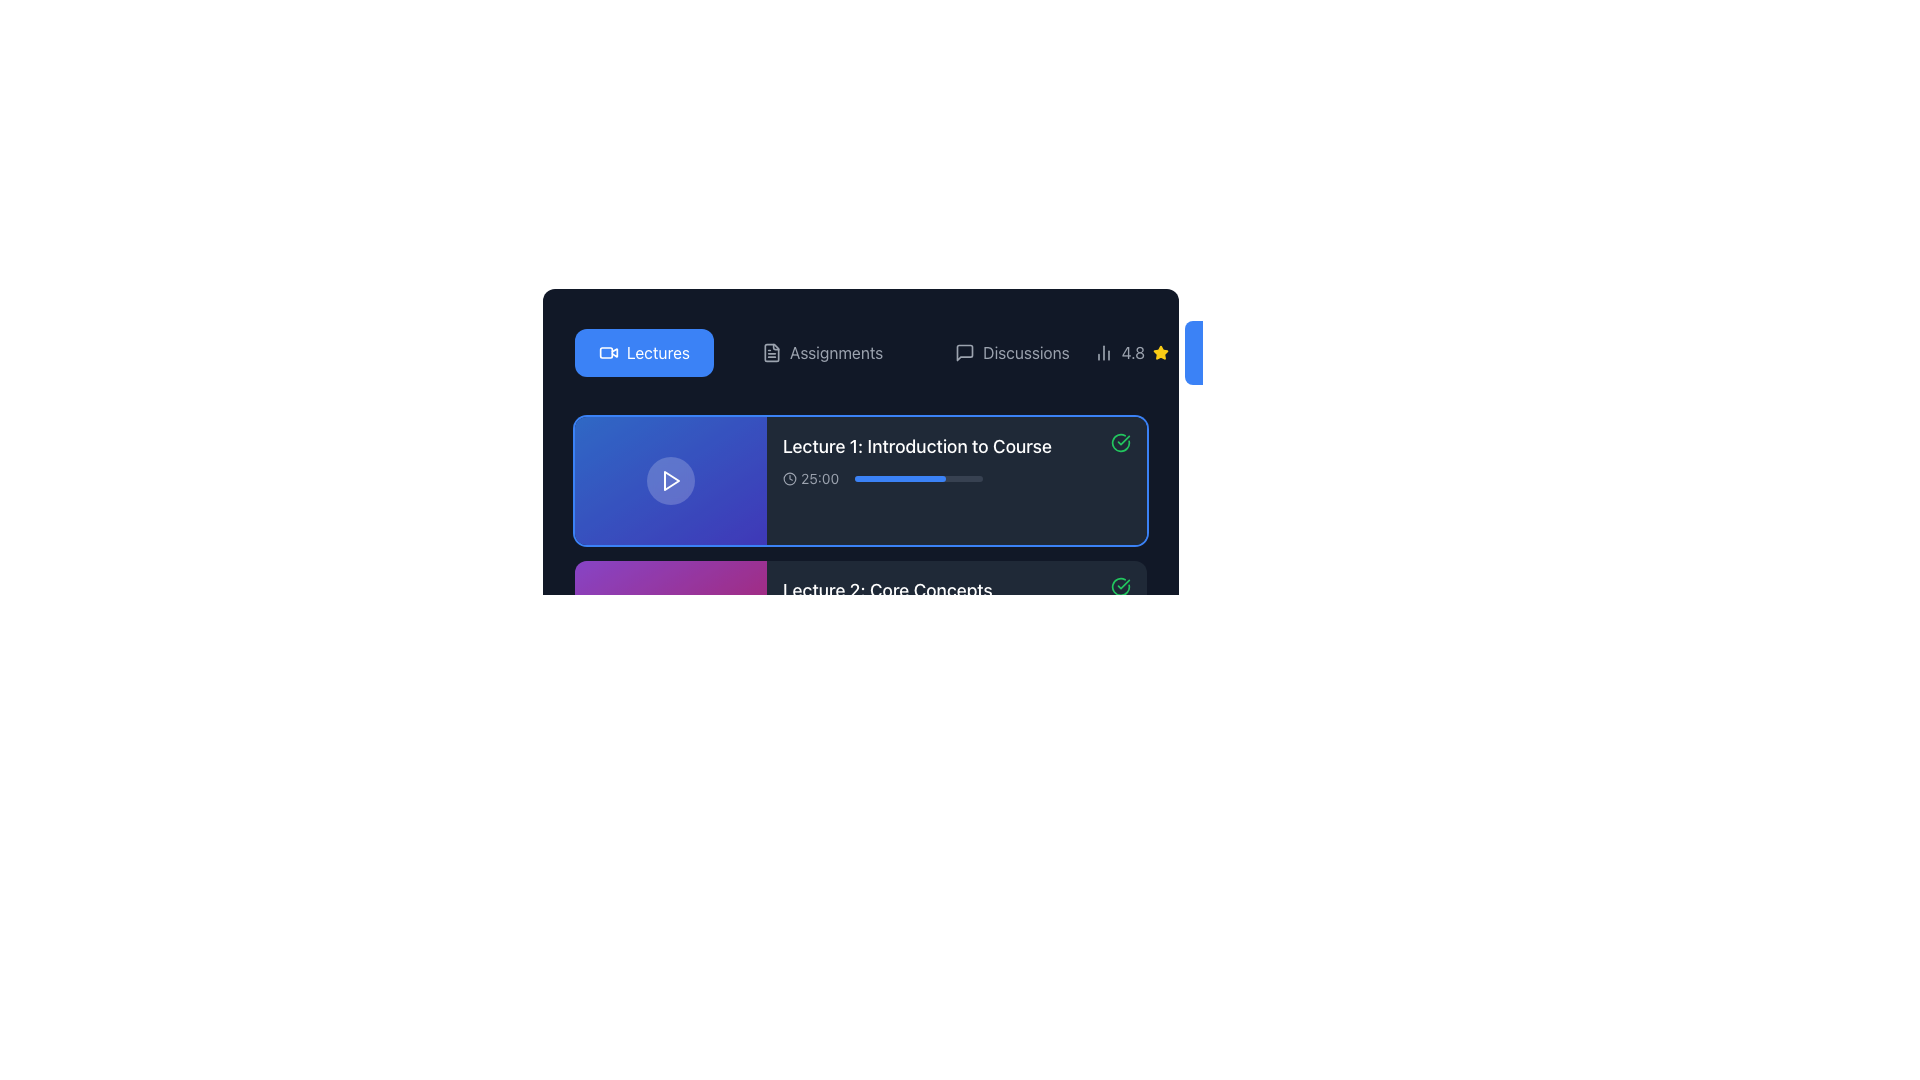 Image resolution: width=1920 pixels, height=1080 pixels. I want to click on the triangular play icon located within the 'Lecture 1: Introduction, so click(672, 481).